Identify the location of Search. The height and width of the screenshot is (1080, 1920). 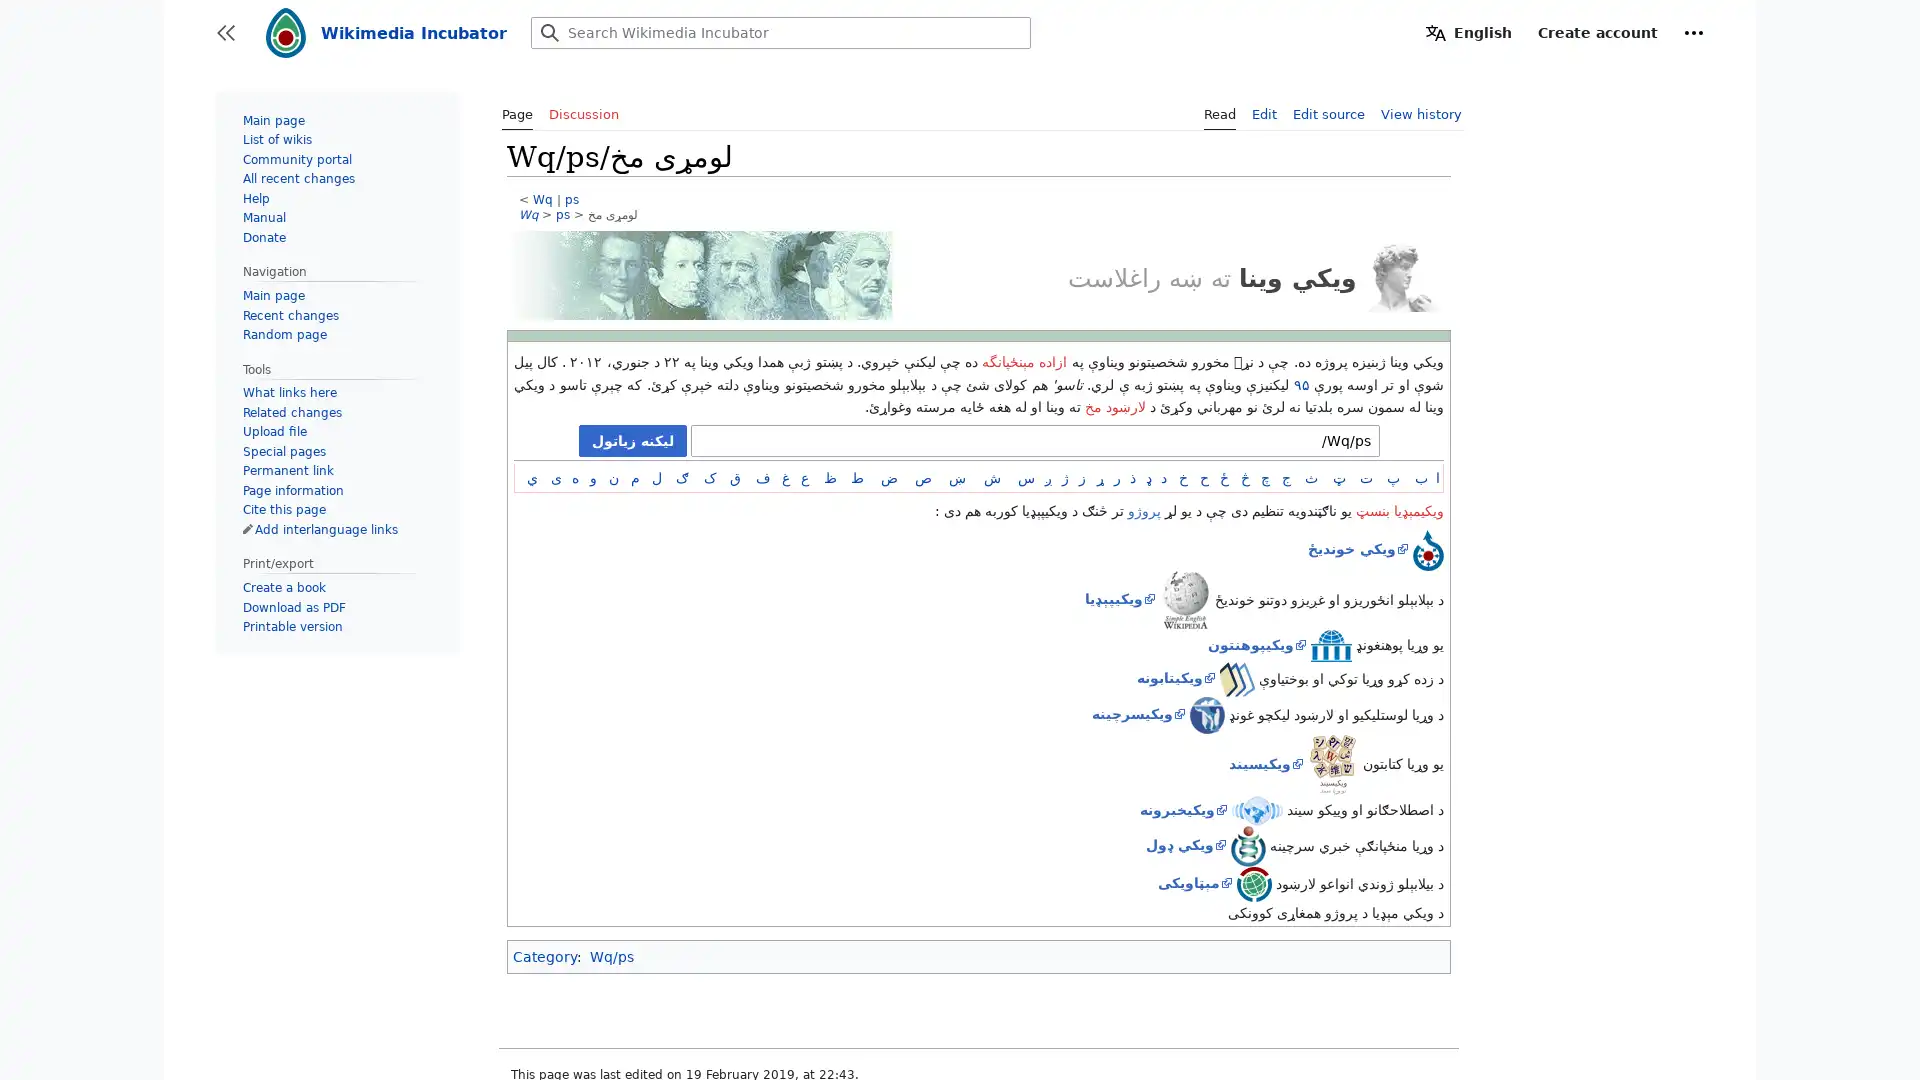
(550, 33).